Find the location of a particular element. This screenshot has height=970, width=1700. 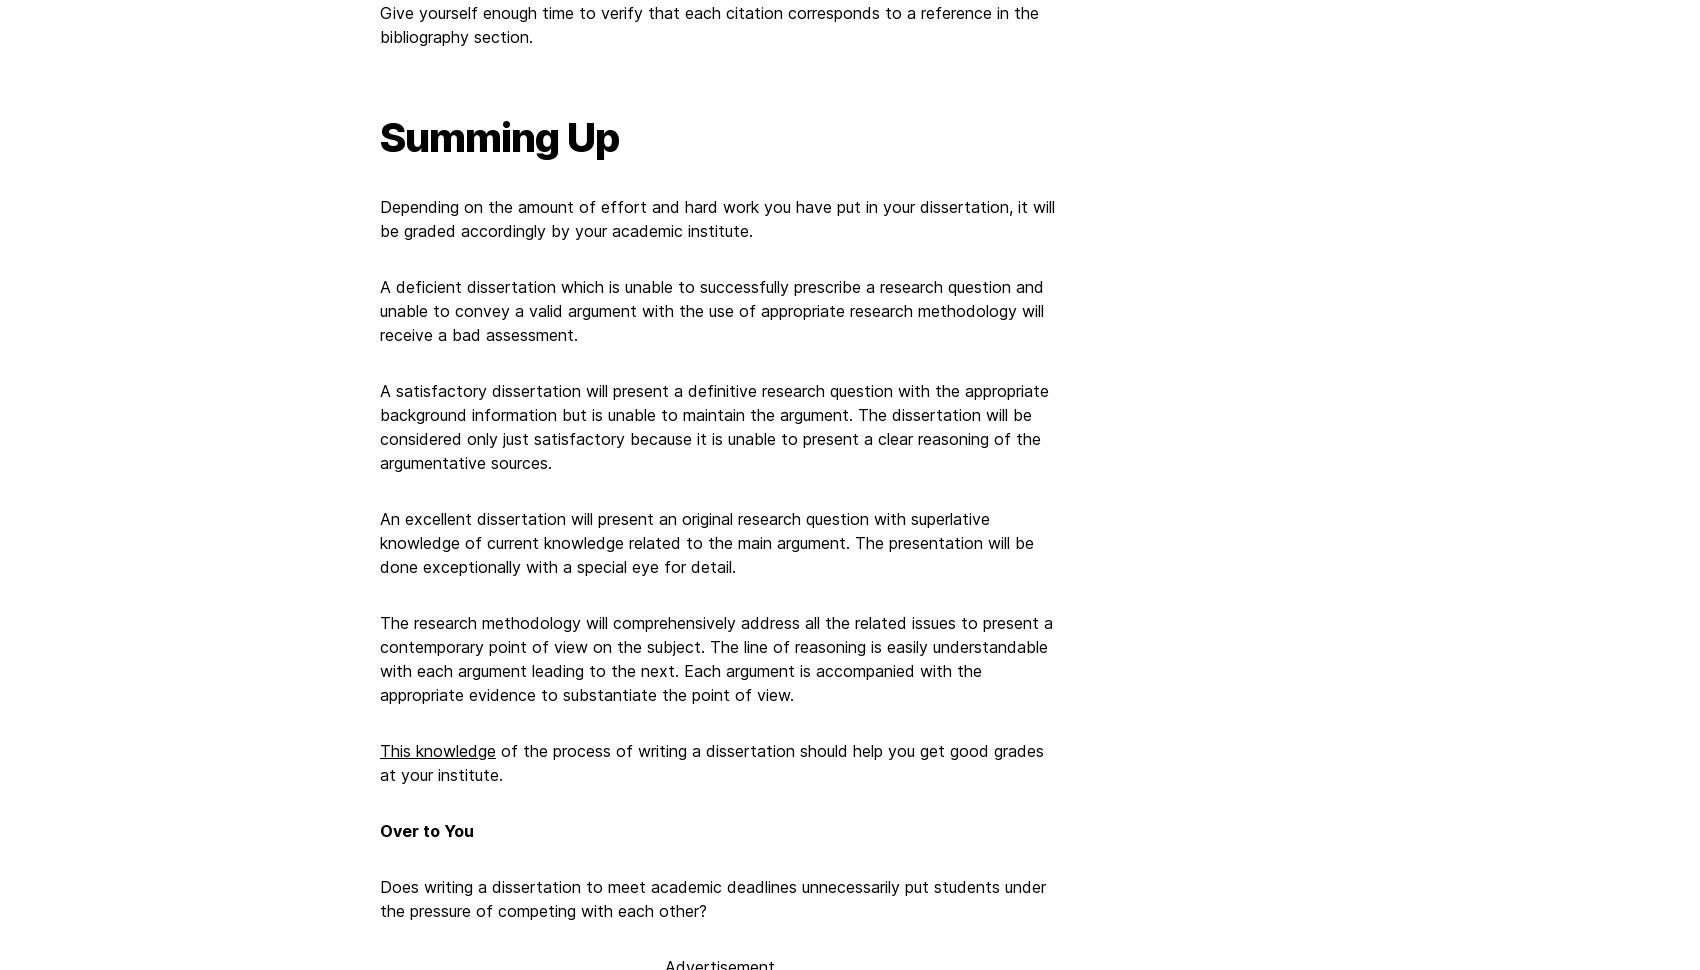

'Depending on the amount of effort and hard work you have put in your dissertation, it will be graded accordingly by your academic institute.' is located at coordinates (717, 217).